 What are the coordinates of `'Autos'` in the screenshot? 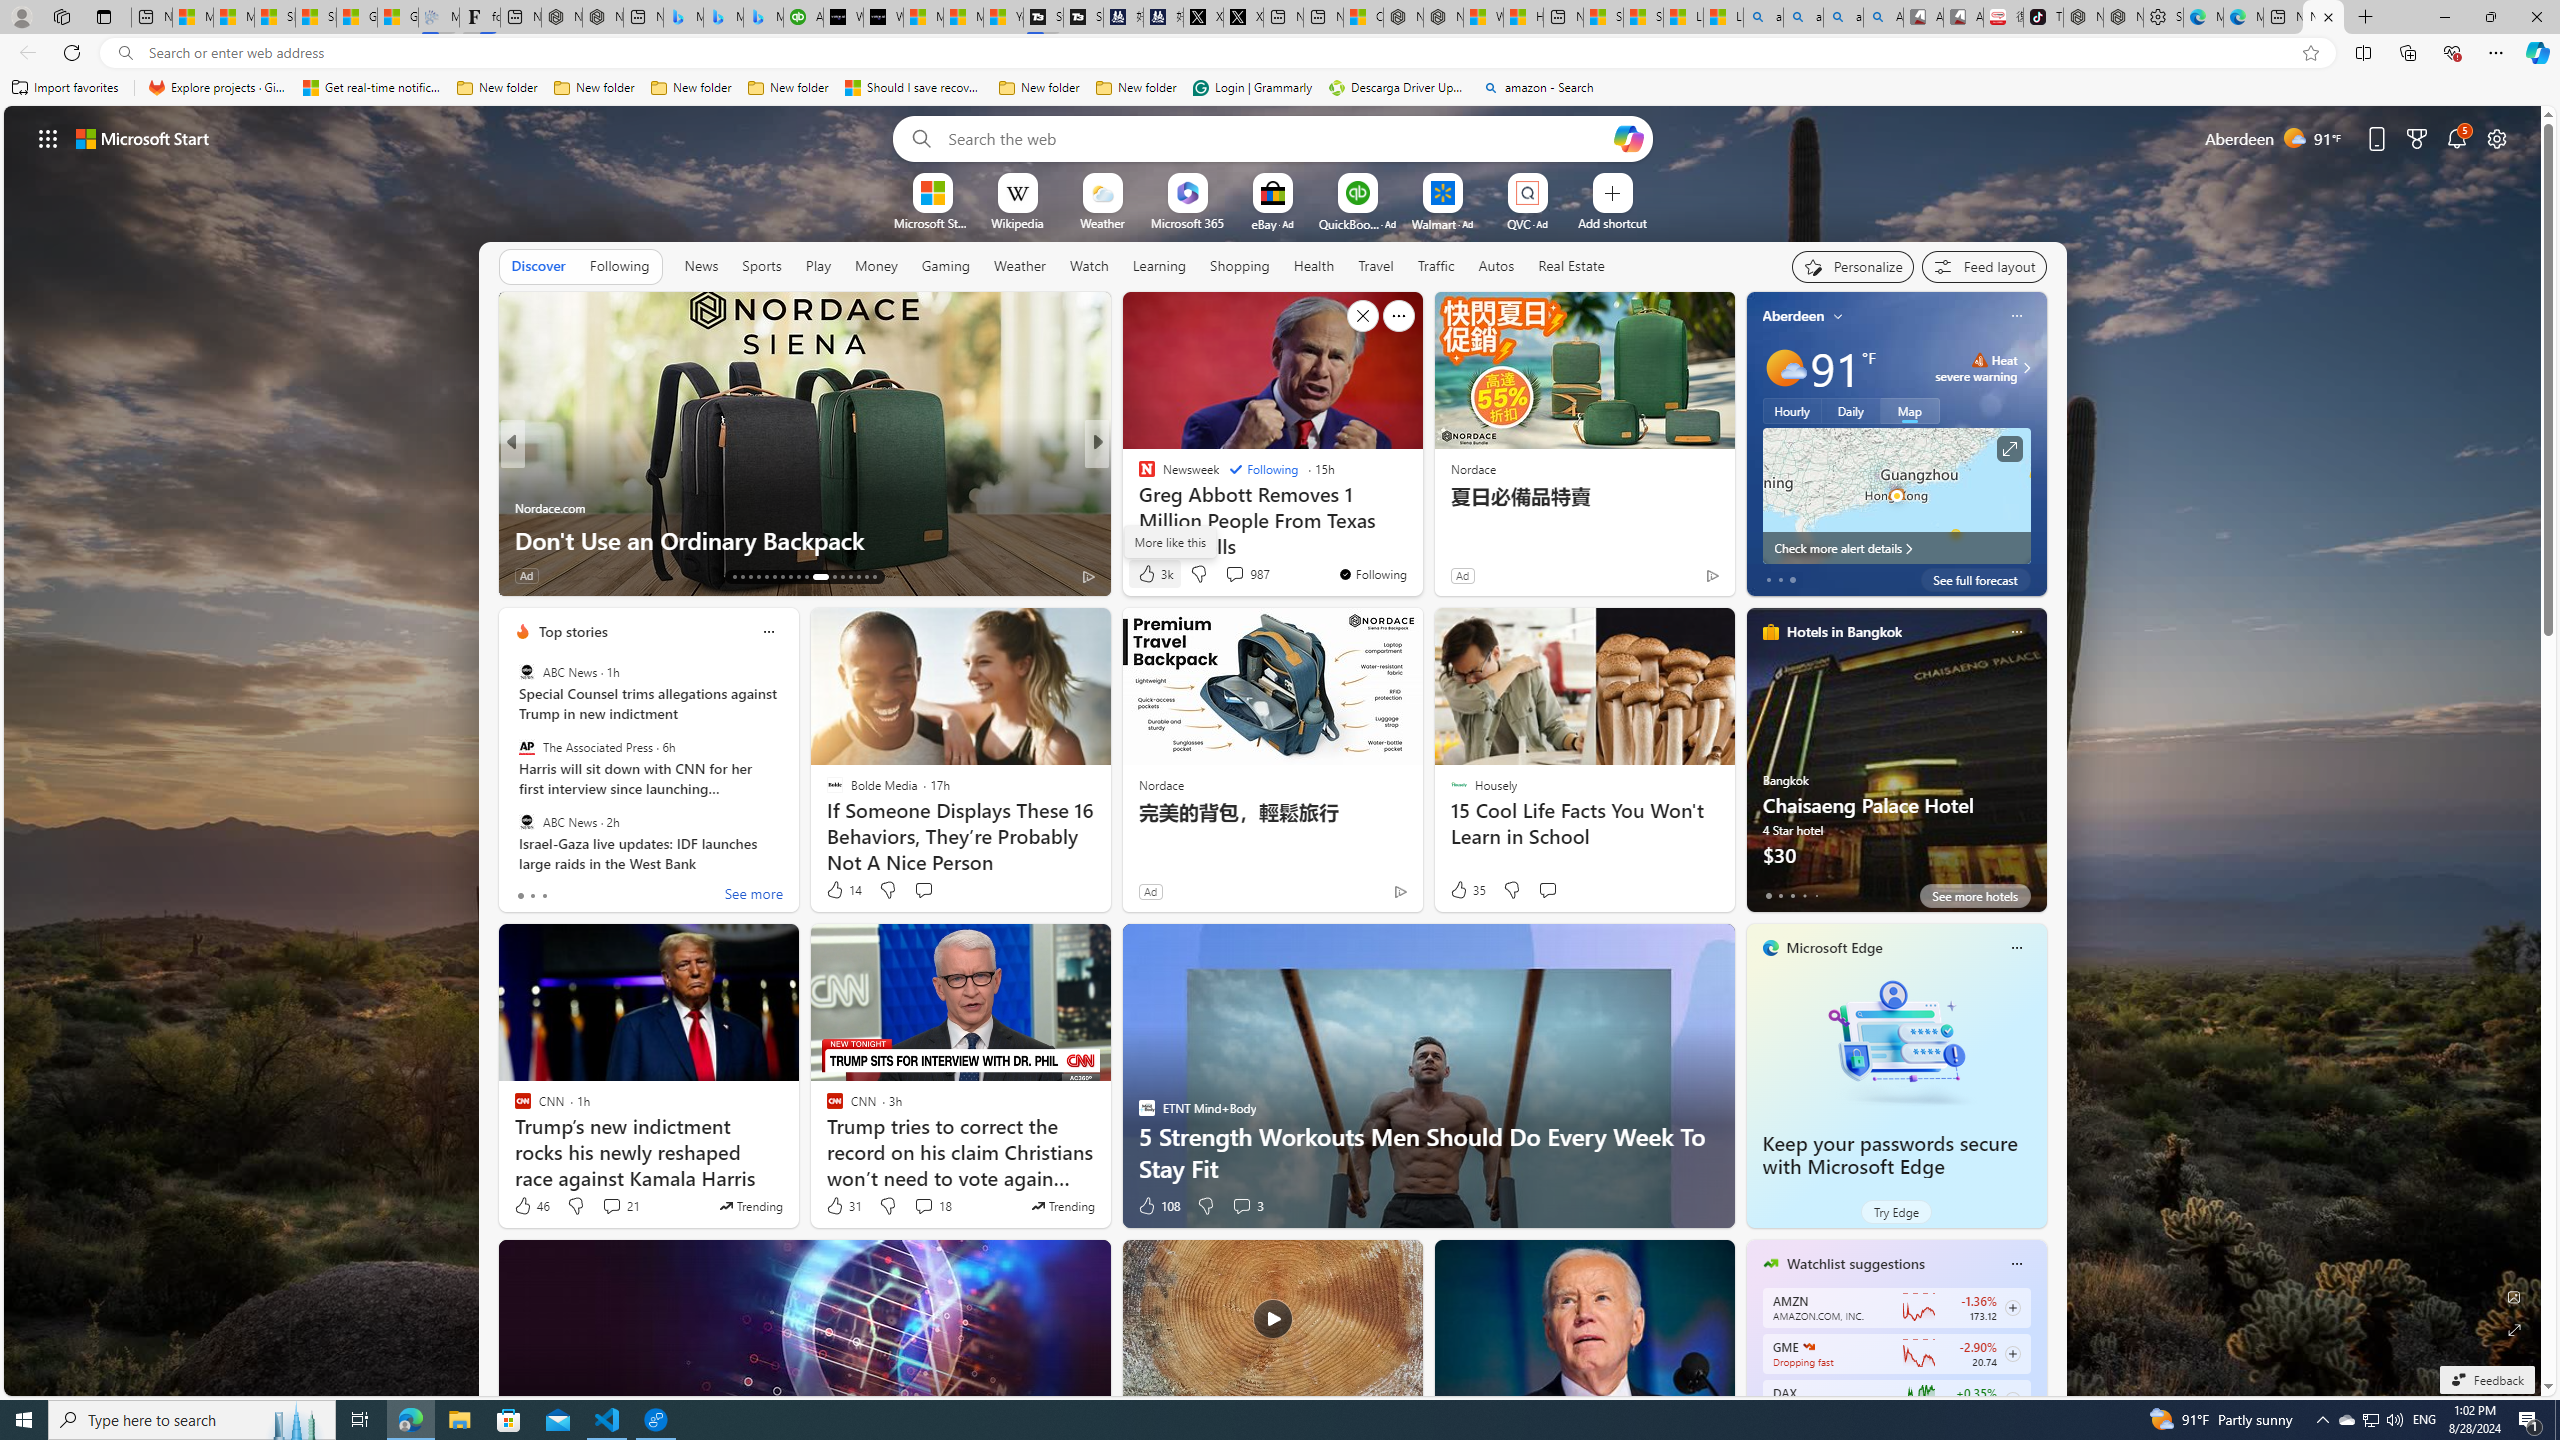 It's located at (1496, 265).